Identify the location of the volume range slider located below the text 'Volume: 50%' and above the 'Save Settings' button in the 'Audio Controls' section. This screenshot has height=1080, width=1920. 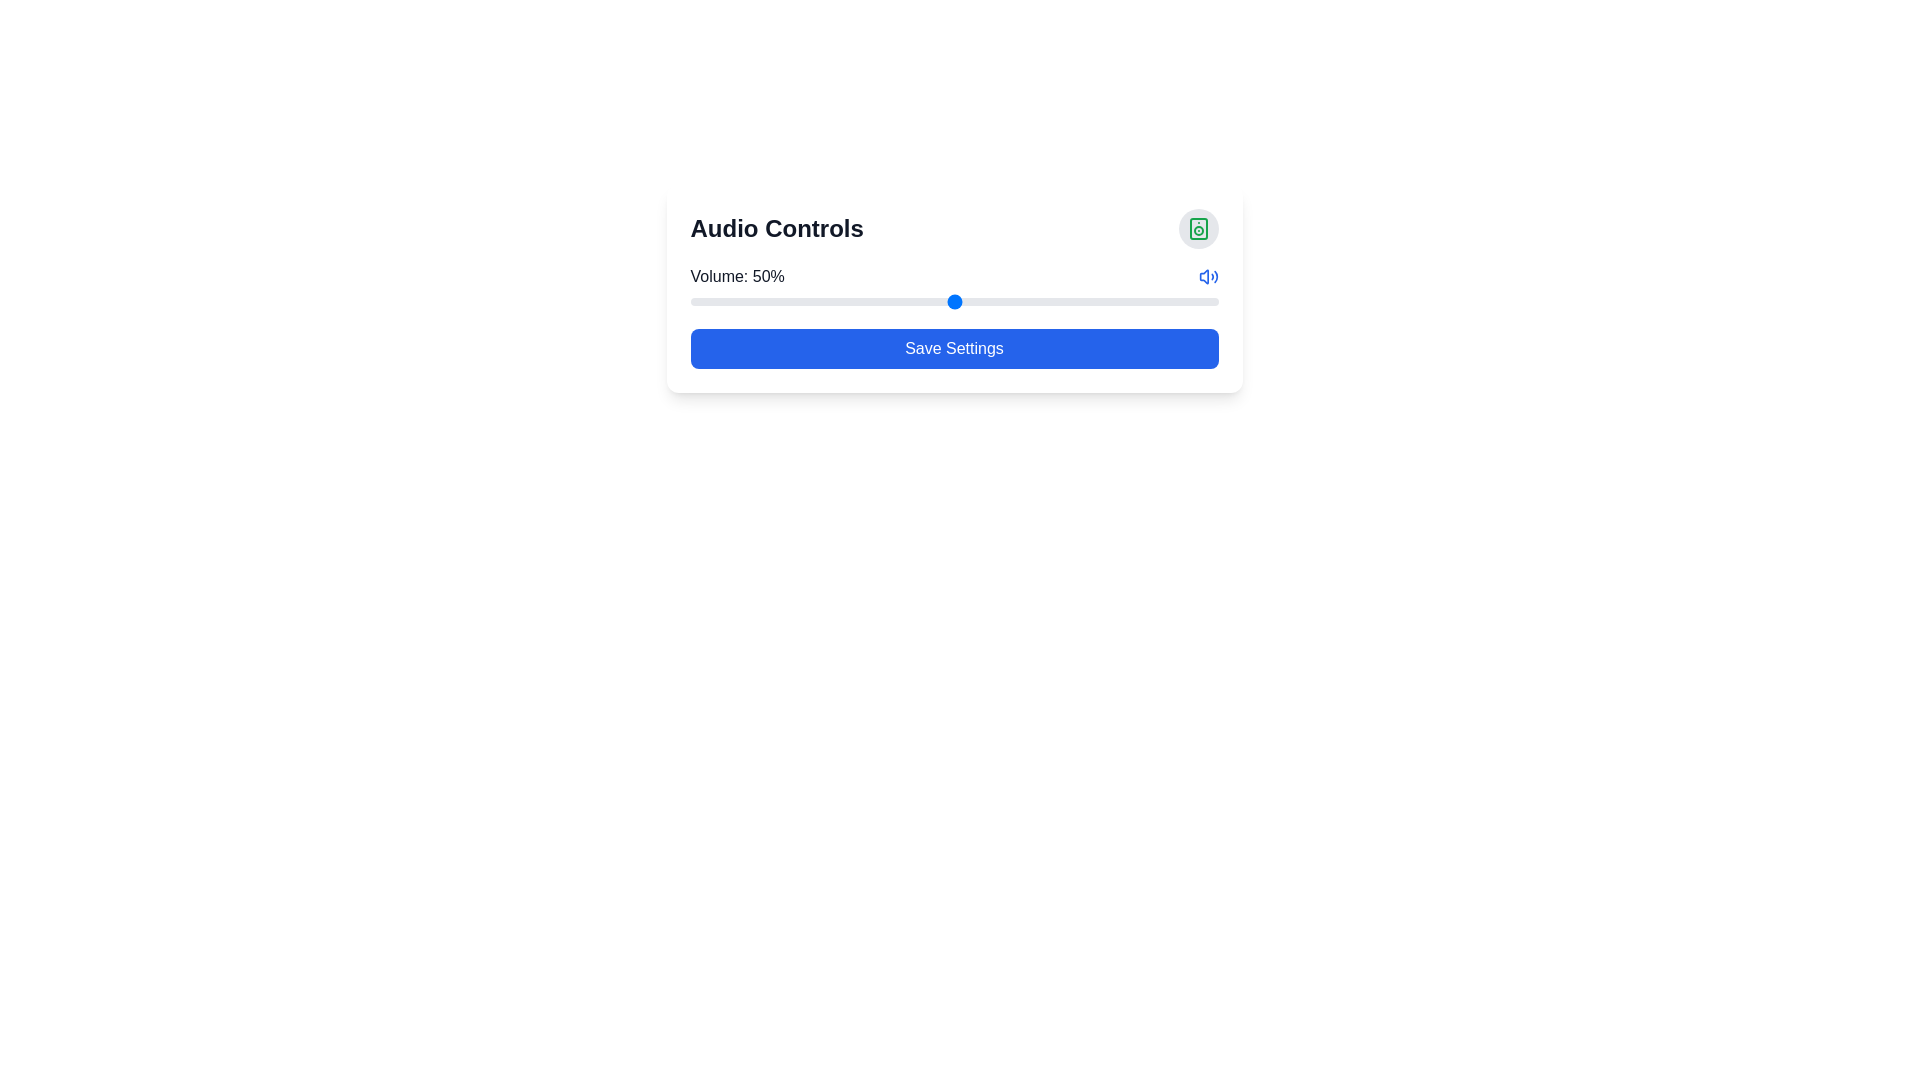
(953, 301).